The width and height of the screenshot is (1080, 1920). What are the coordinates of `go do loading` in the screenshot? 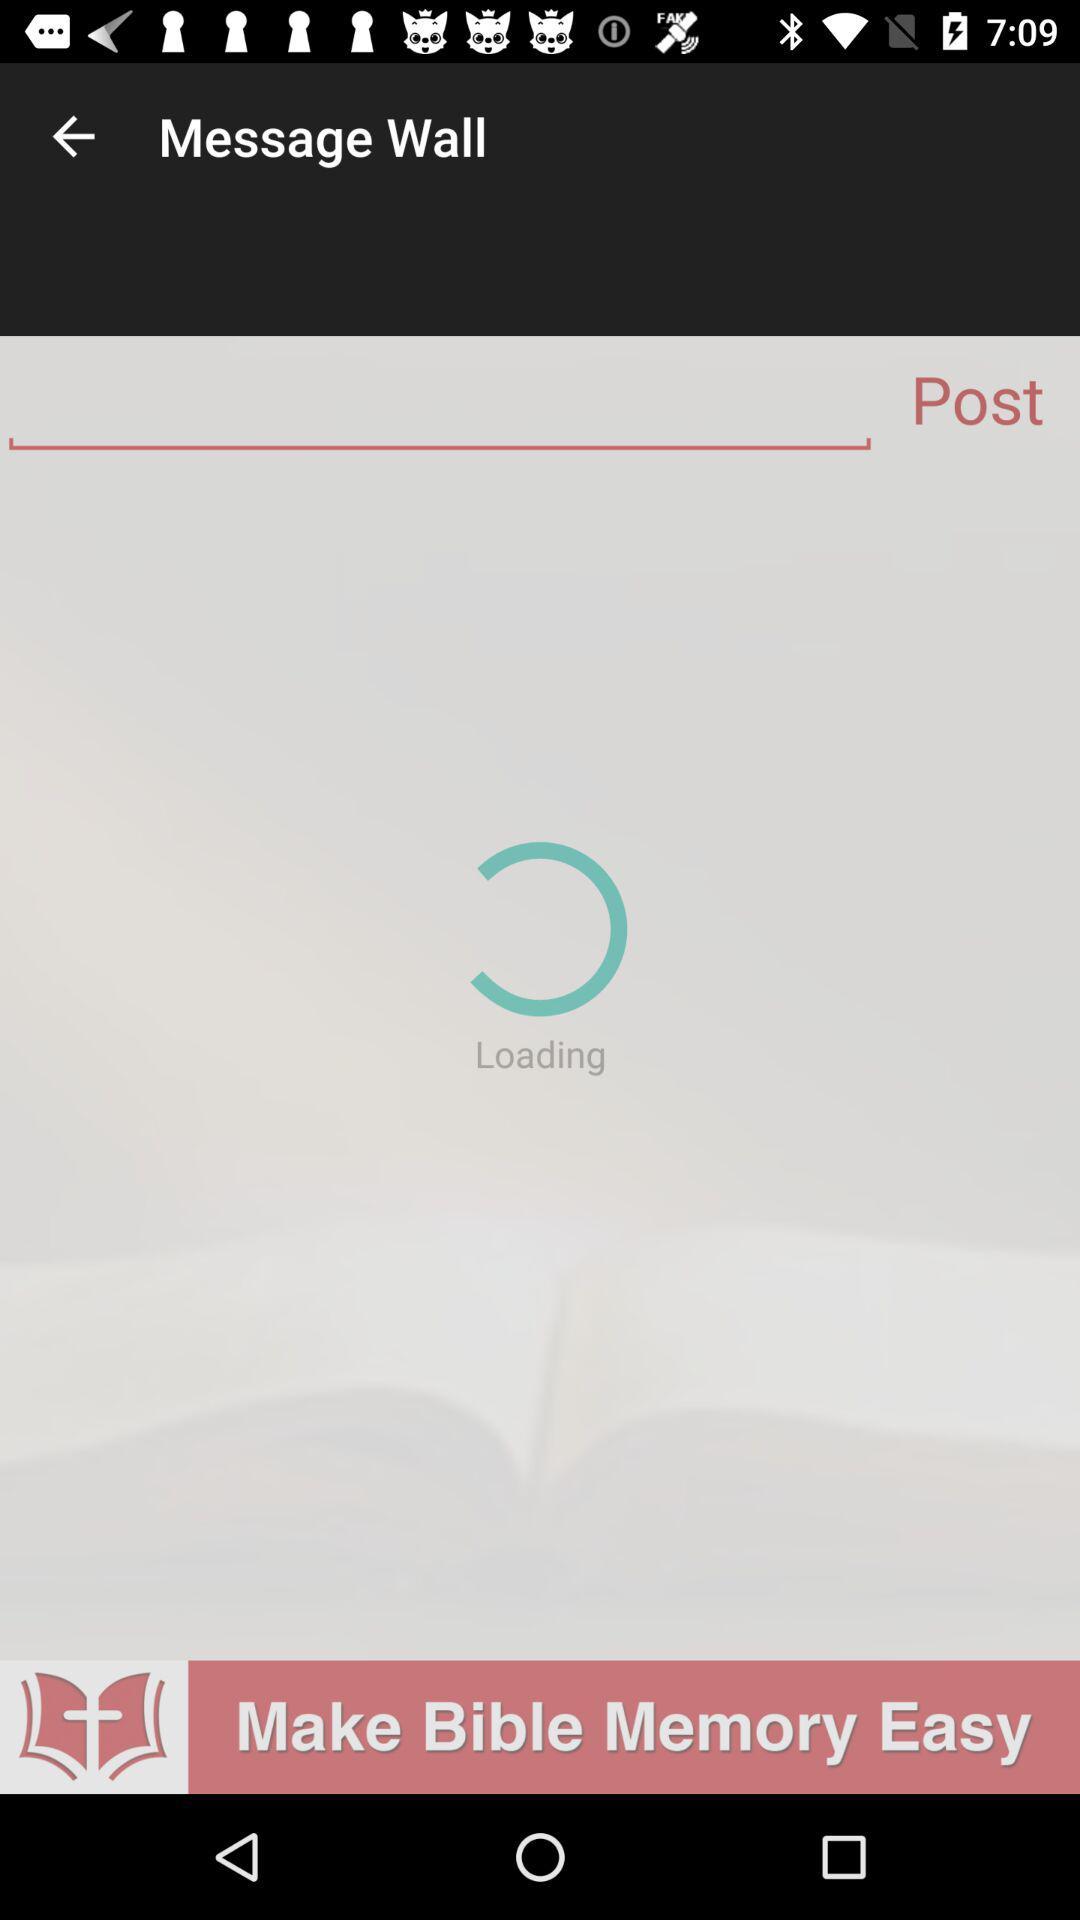 It's located at (540, 1060).